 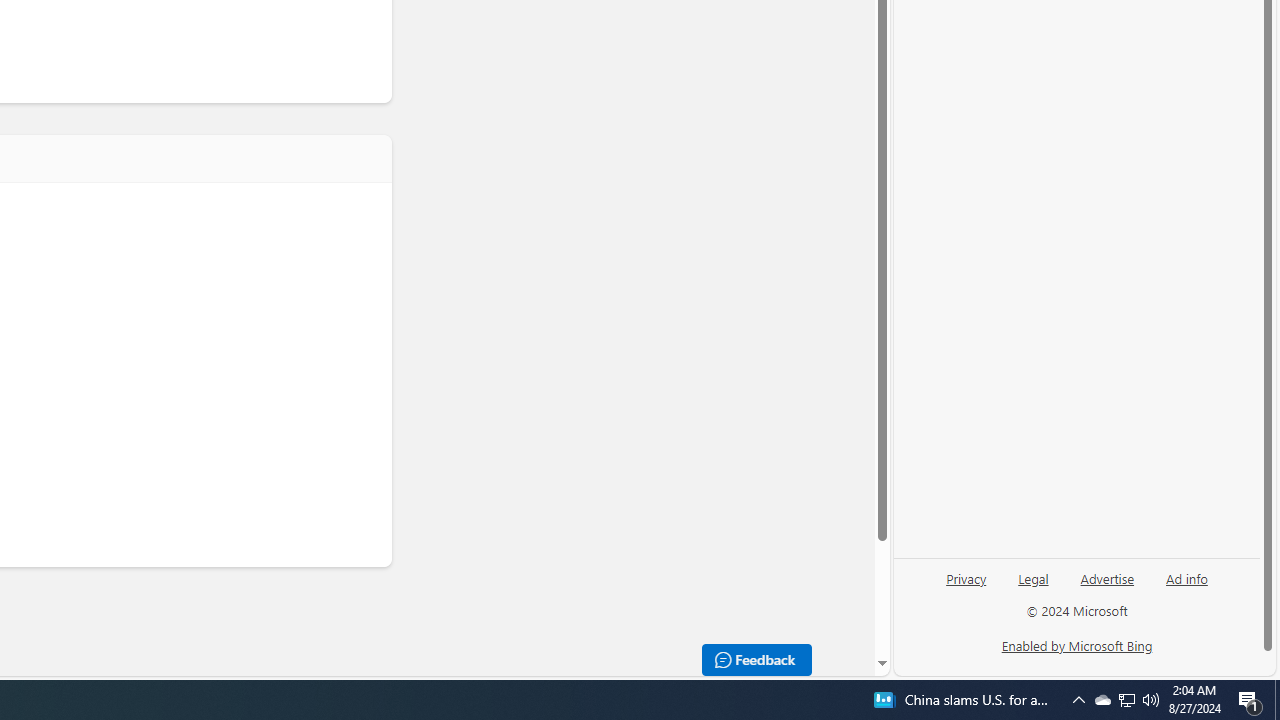 What do you see at coordinates (1106, 585) in the screenshot?
I see `'Advertise'` at bounding box center [1106, 585].